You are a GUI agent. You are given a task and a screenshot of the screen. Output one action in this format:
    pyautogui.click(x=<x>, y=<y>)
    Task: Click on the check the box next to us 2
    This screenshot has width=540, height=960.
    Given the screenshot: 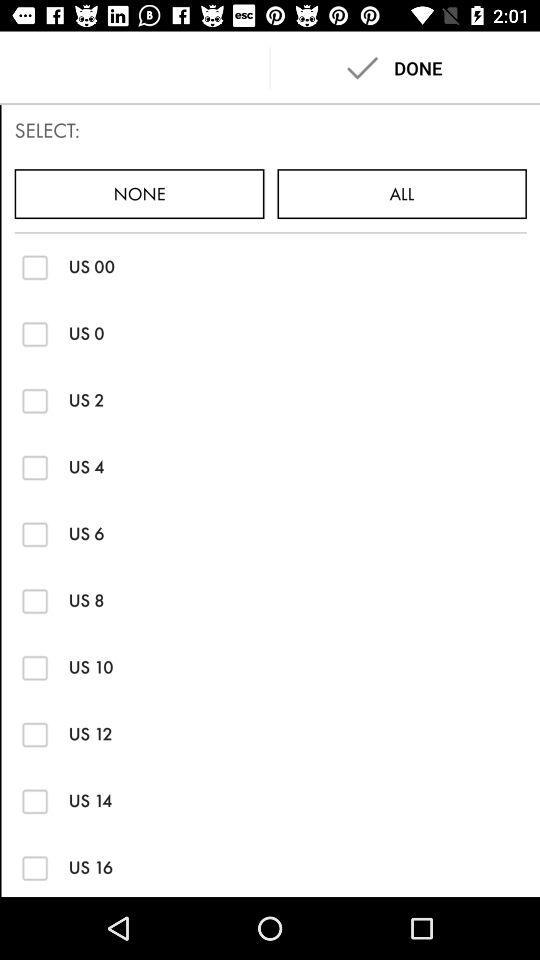 What is the action you would take?
    pyautogui.click(x=35, y=399)
    